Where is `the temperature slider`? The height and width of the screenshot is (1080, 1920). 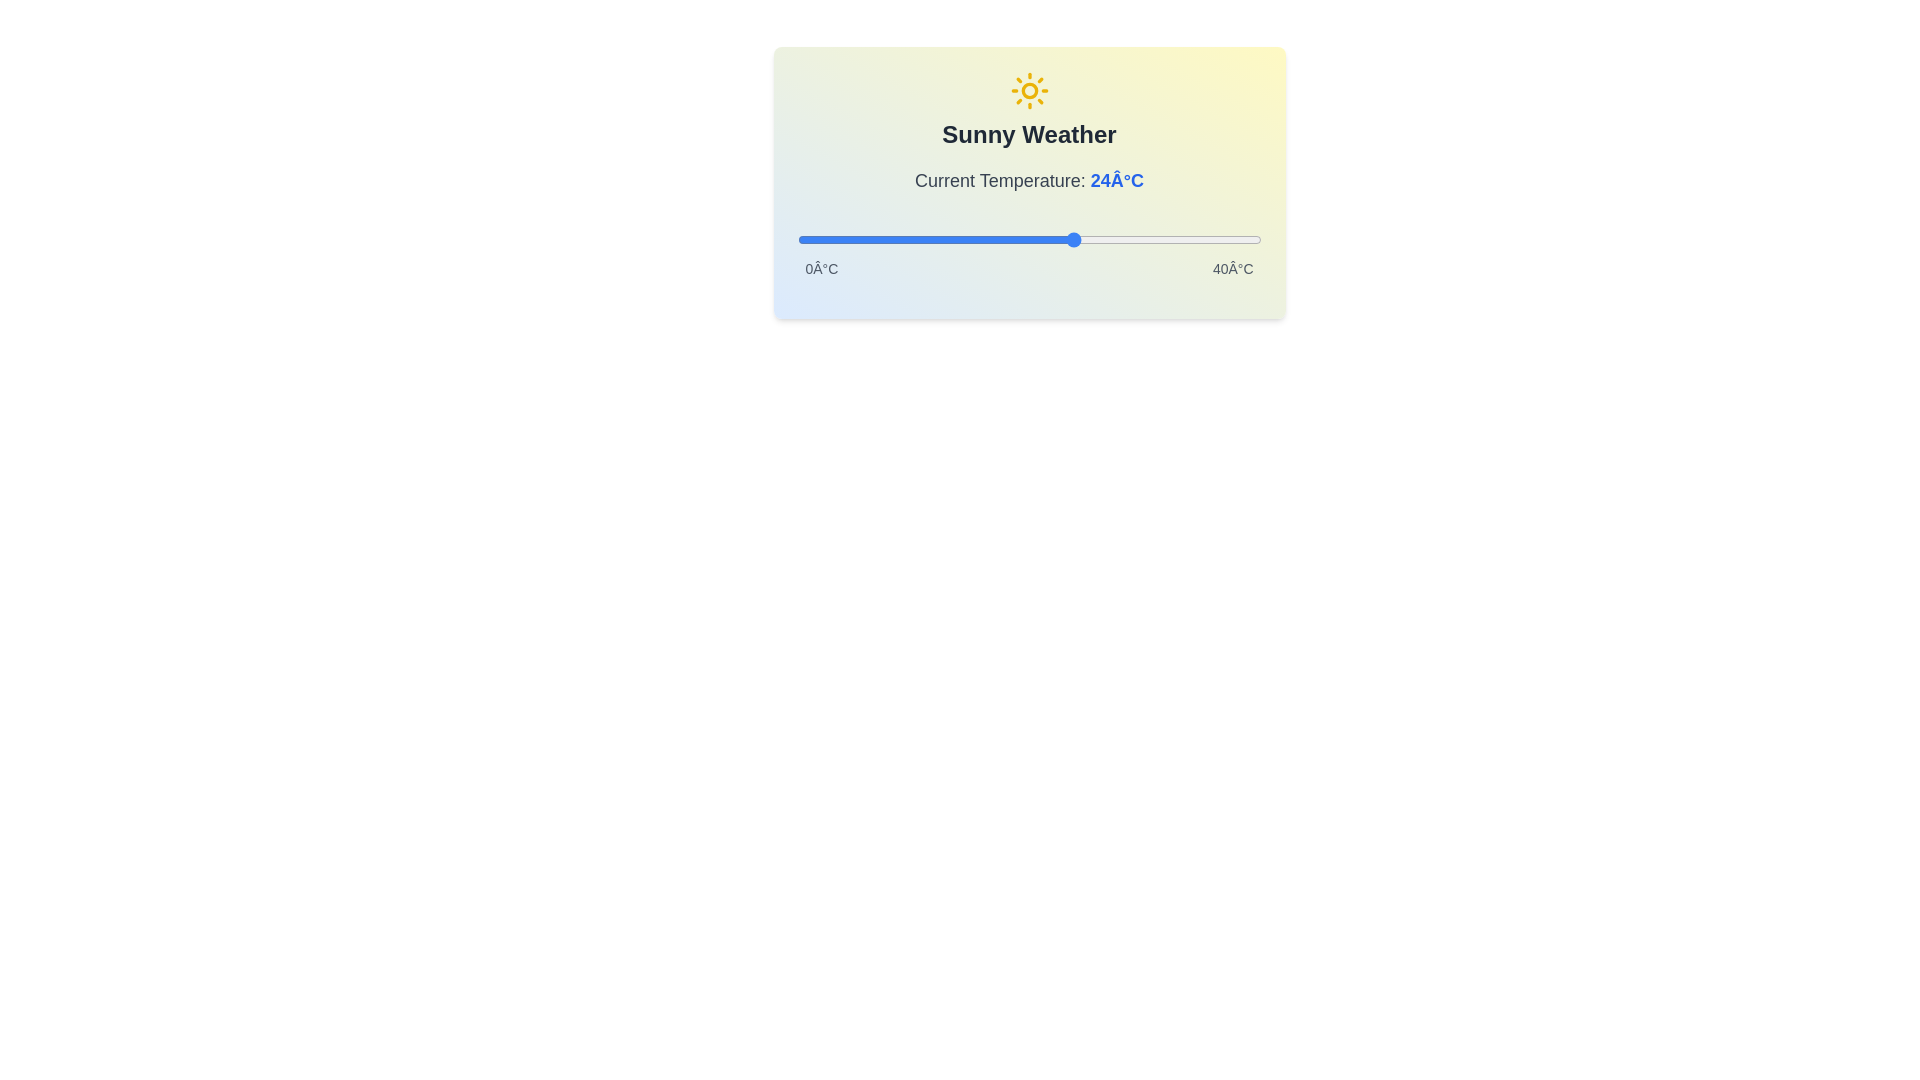 the temperature slider is located at coordinates (1017, 238).